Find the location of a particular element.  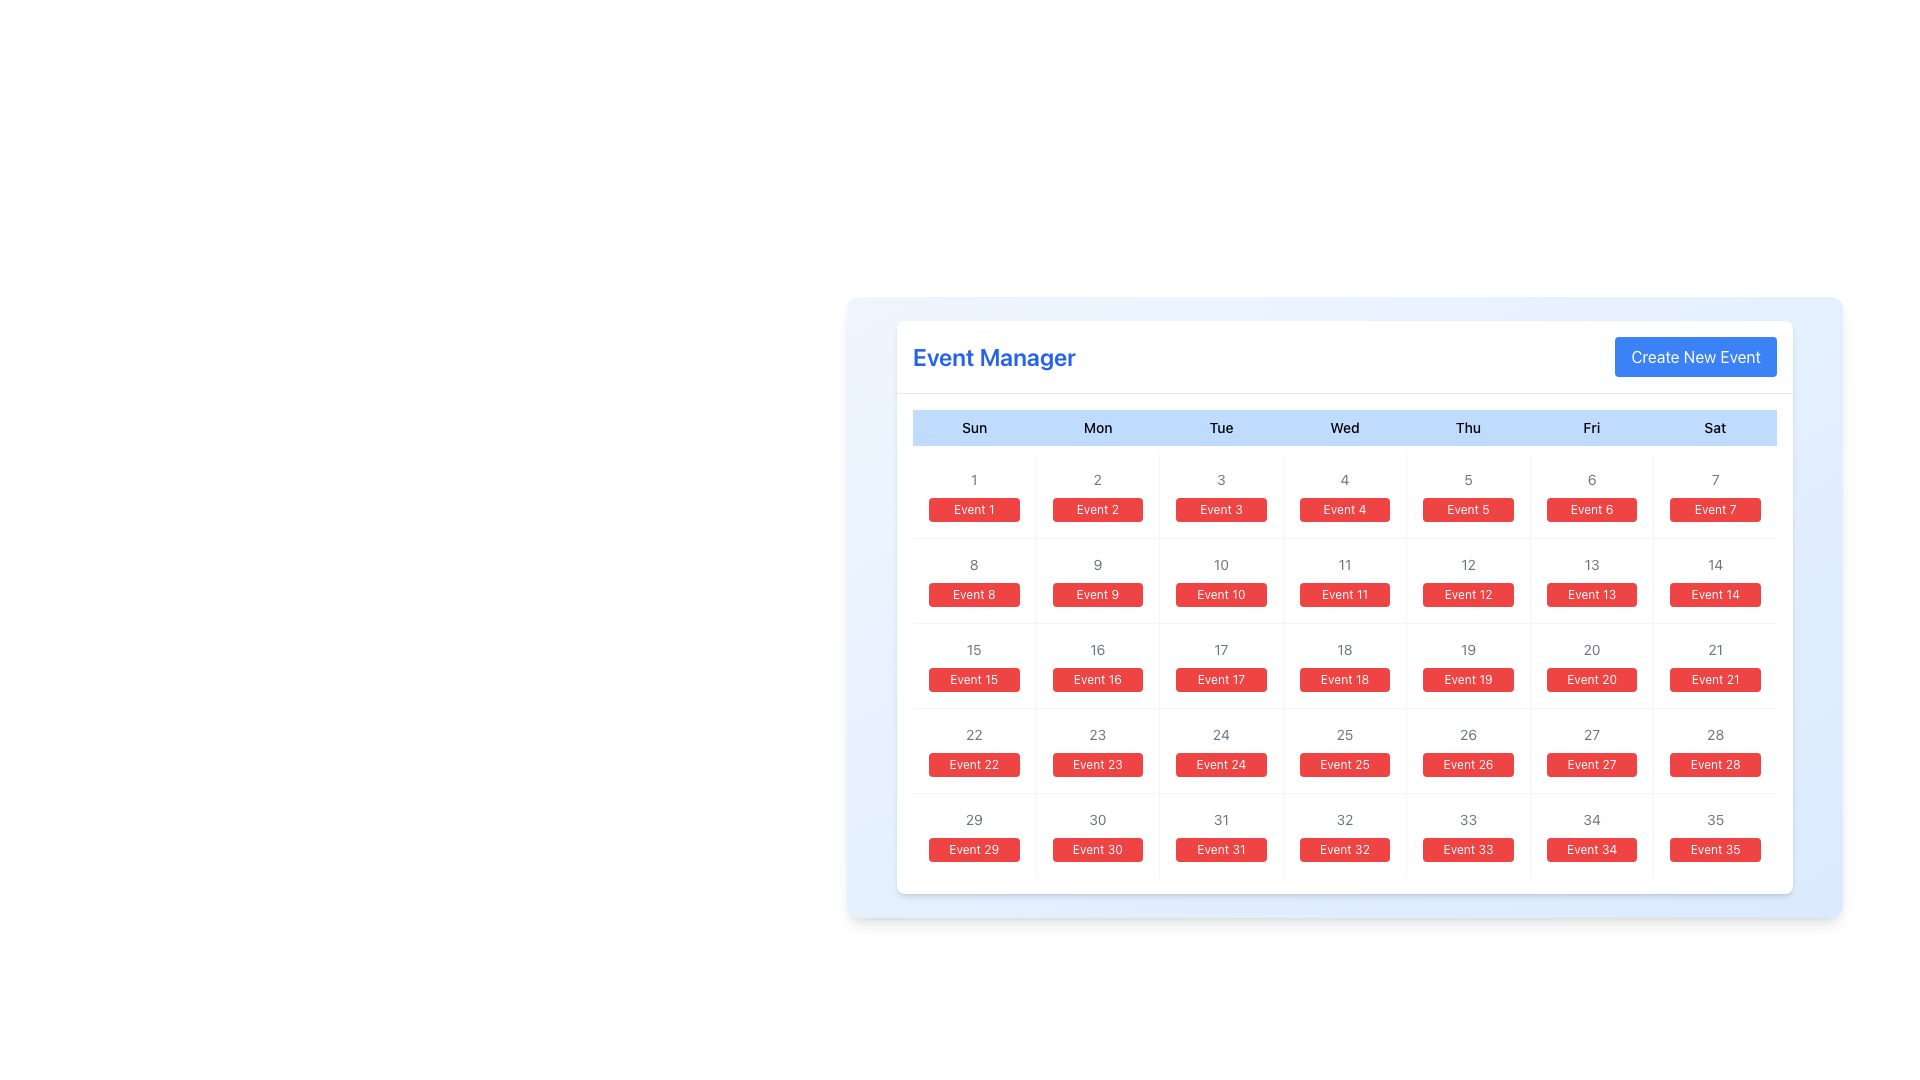

the 'Event 28' label in the calendar interface, which is located in the bottom row under the Saturday column is located at coordinates (1714, 764).